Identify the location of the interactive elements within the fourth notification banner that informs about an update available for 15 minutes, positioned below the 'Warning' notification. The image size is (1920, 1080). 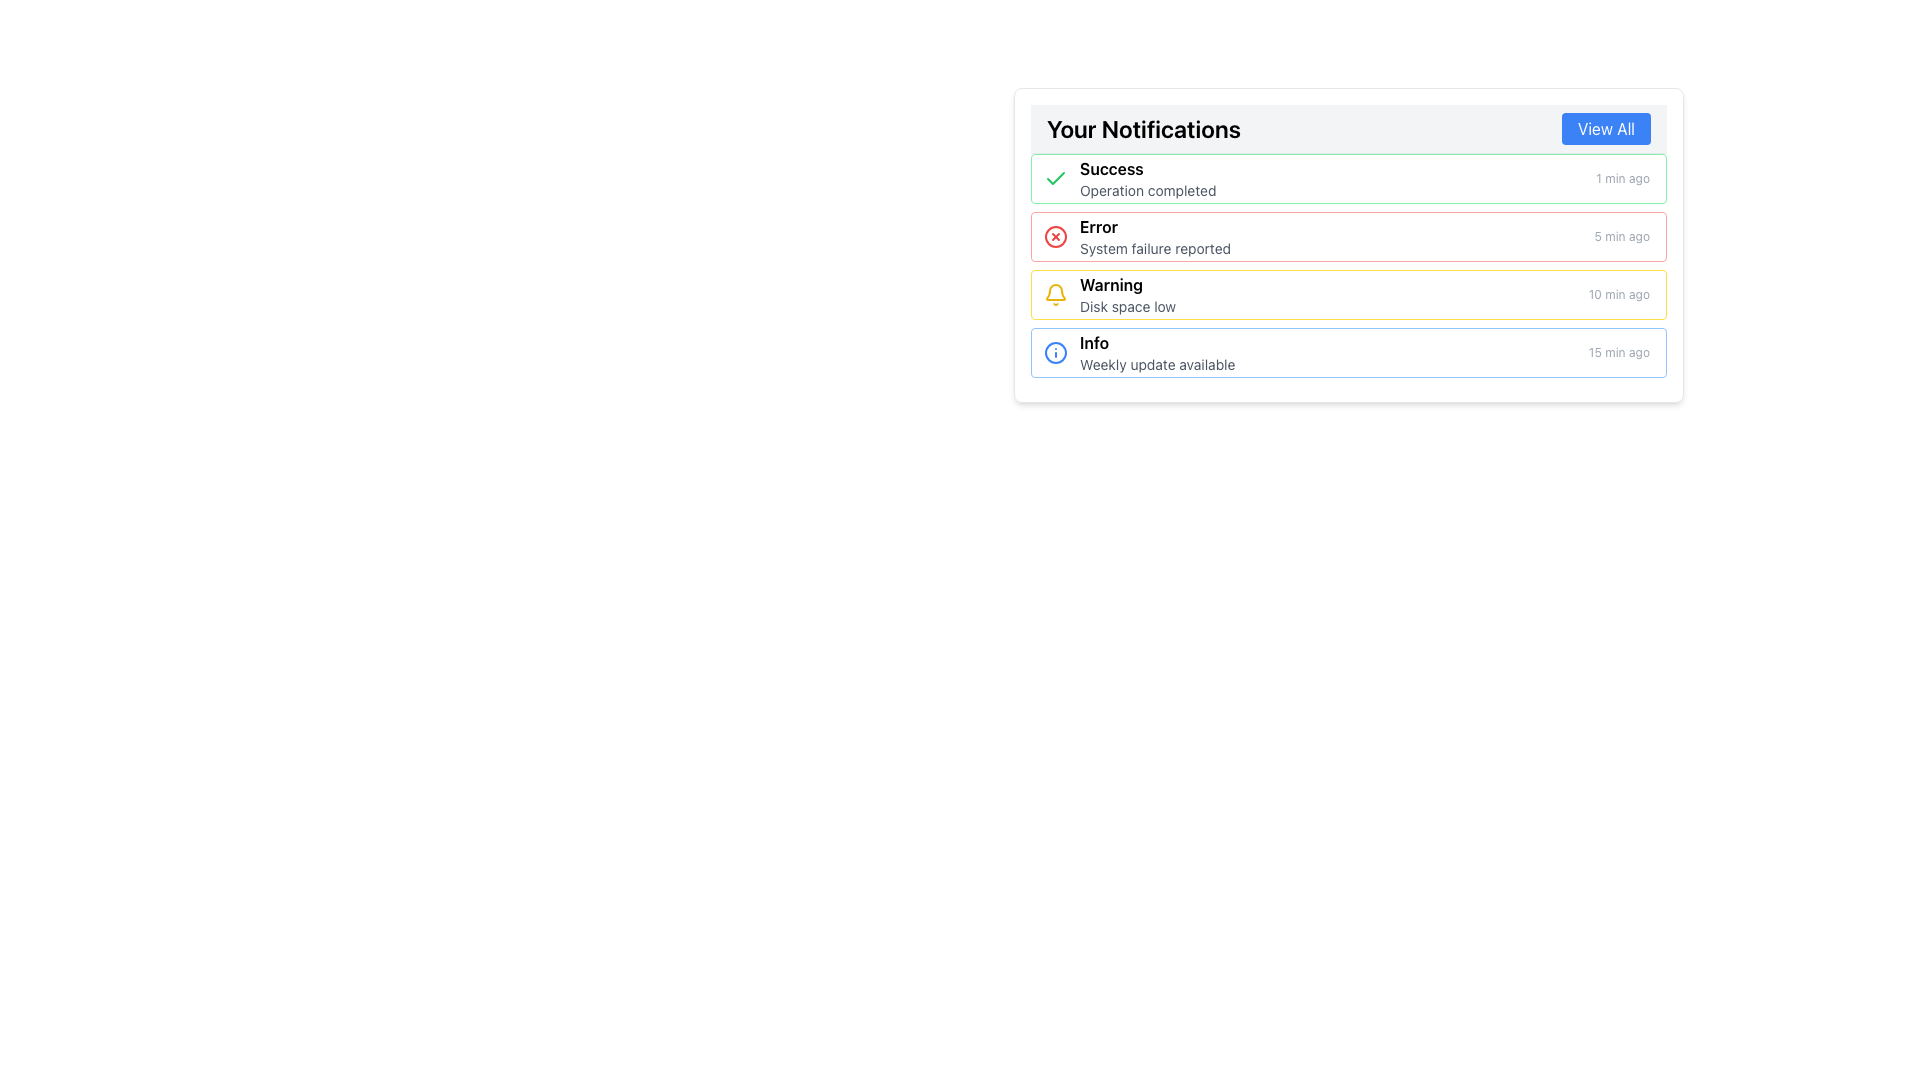
(1348, 352).